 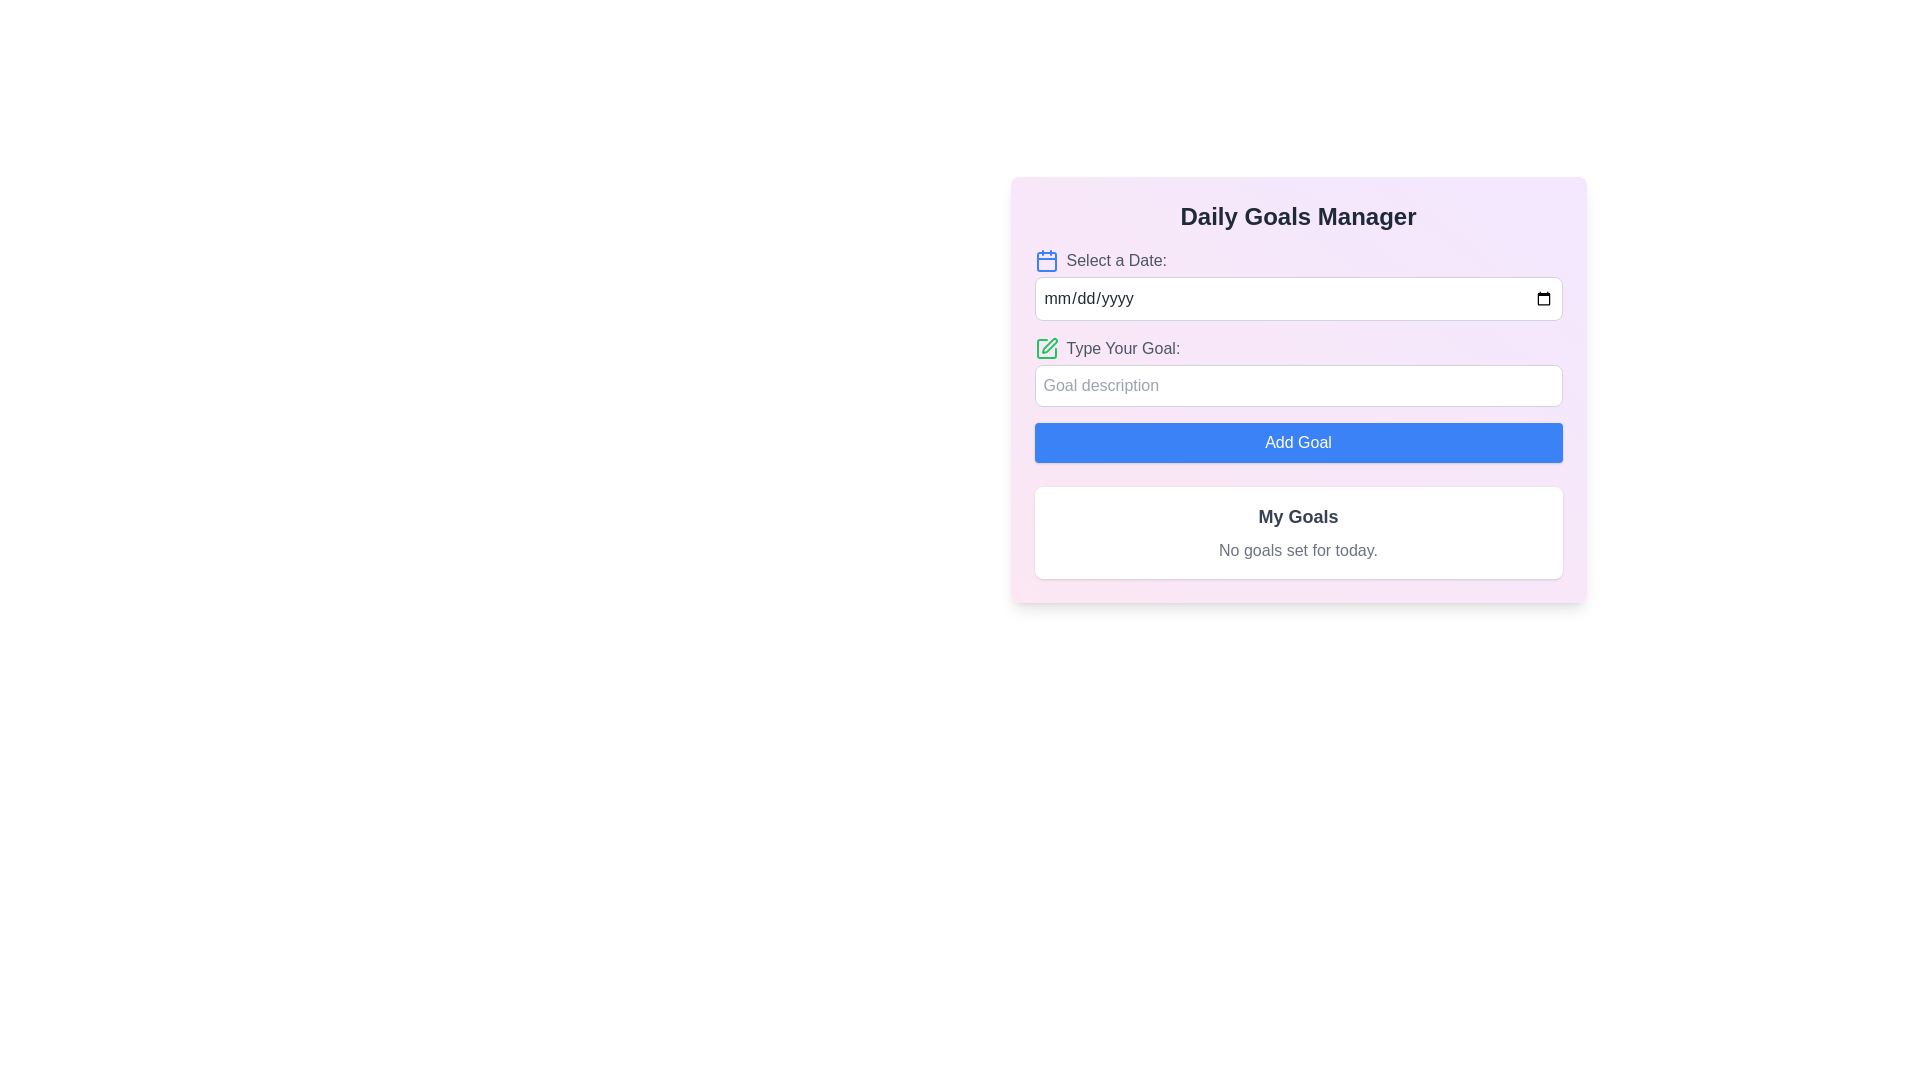 I want to click on the calendar icon with a blue outline and white background located in the 'Select a Date' section, positioned to the left of the label 'Select a Date:', so click(x=1045, y=260).